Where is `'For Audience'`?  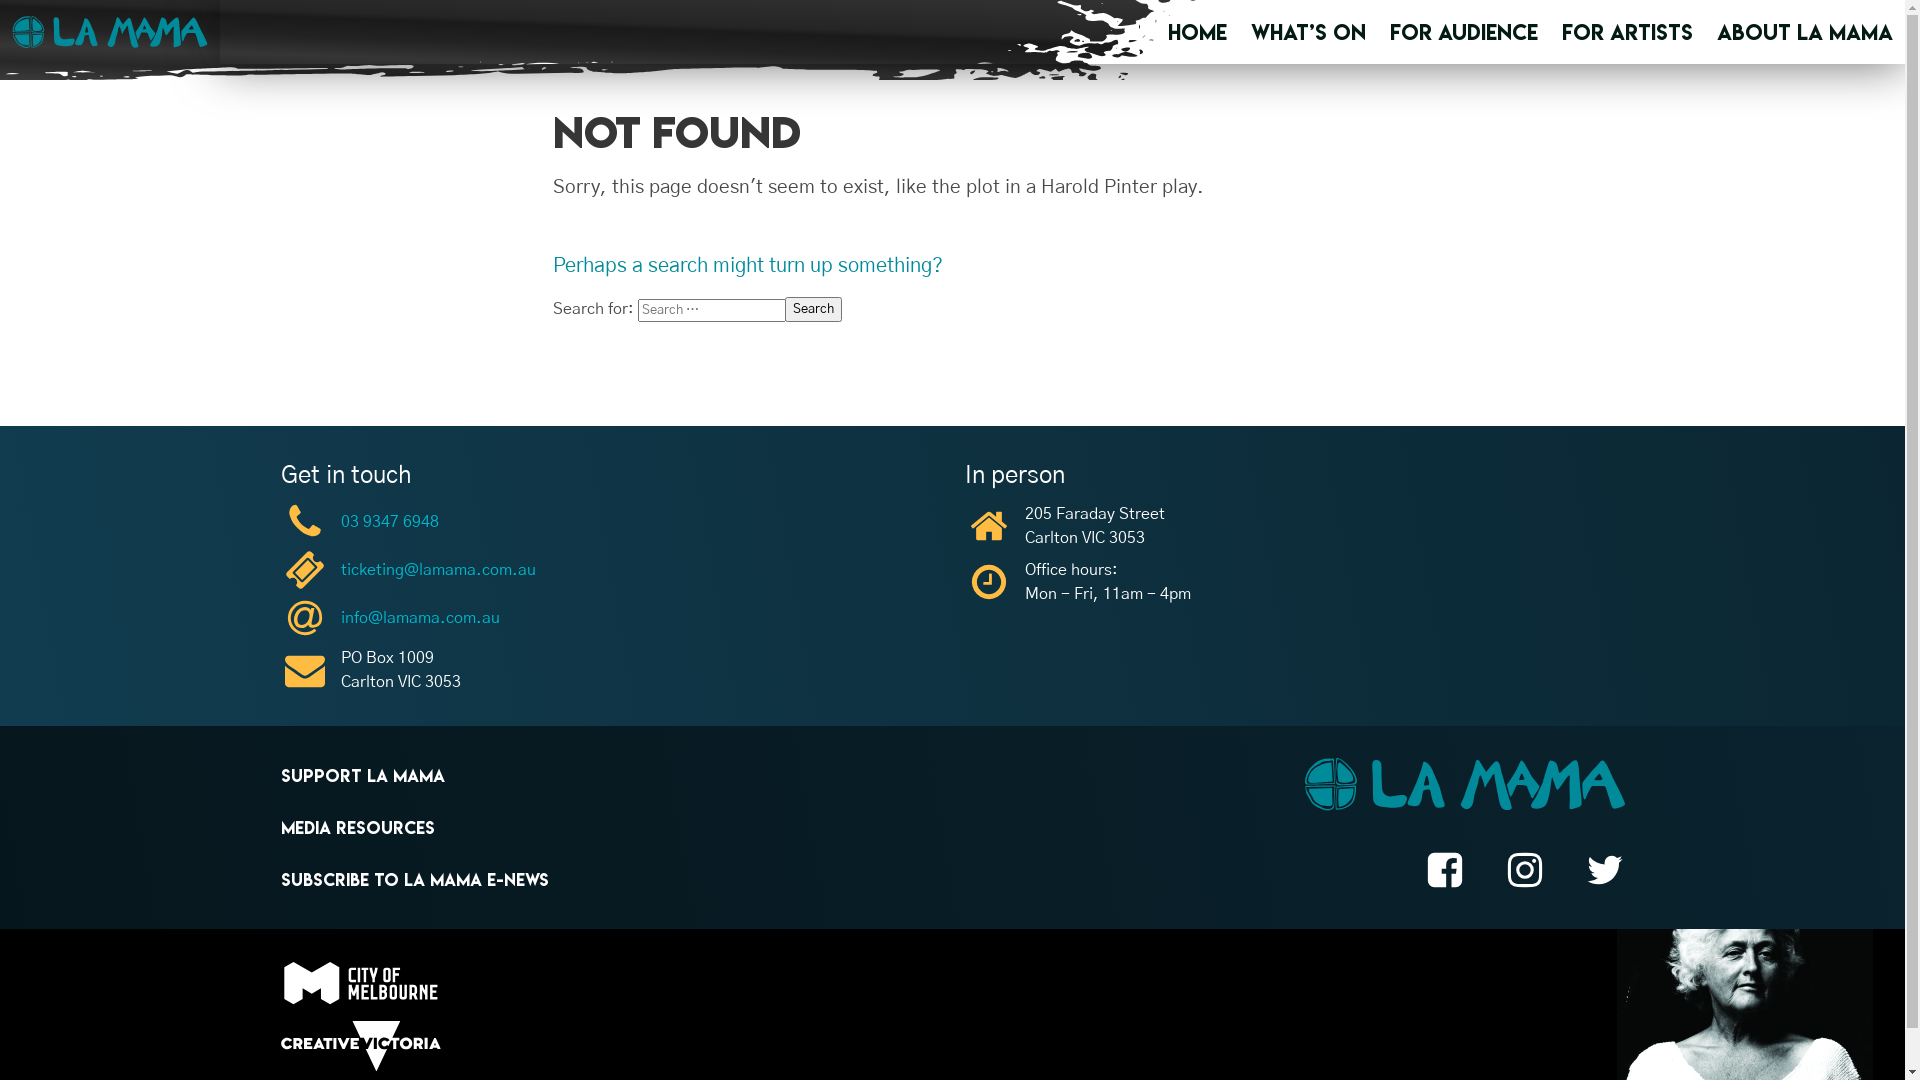
'For Audience' is located at coordinates (1389, 31).